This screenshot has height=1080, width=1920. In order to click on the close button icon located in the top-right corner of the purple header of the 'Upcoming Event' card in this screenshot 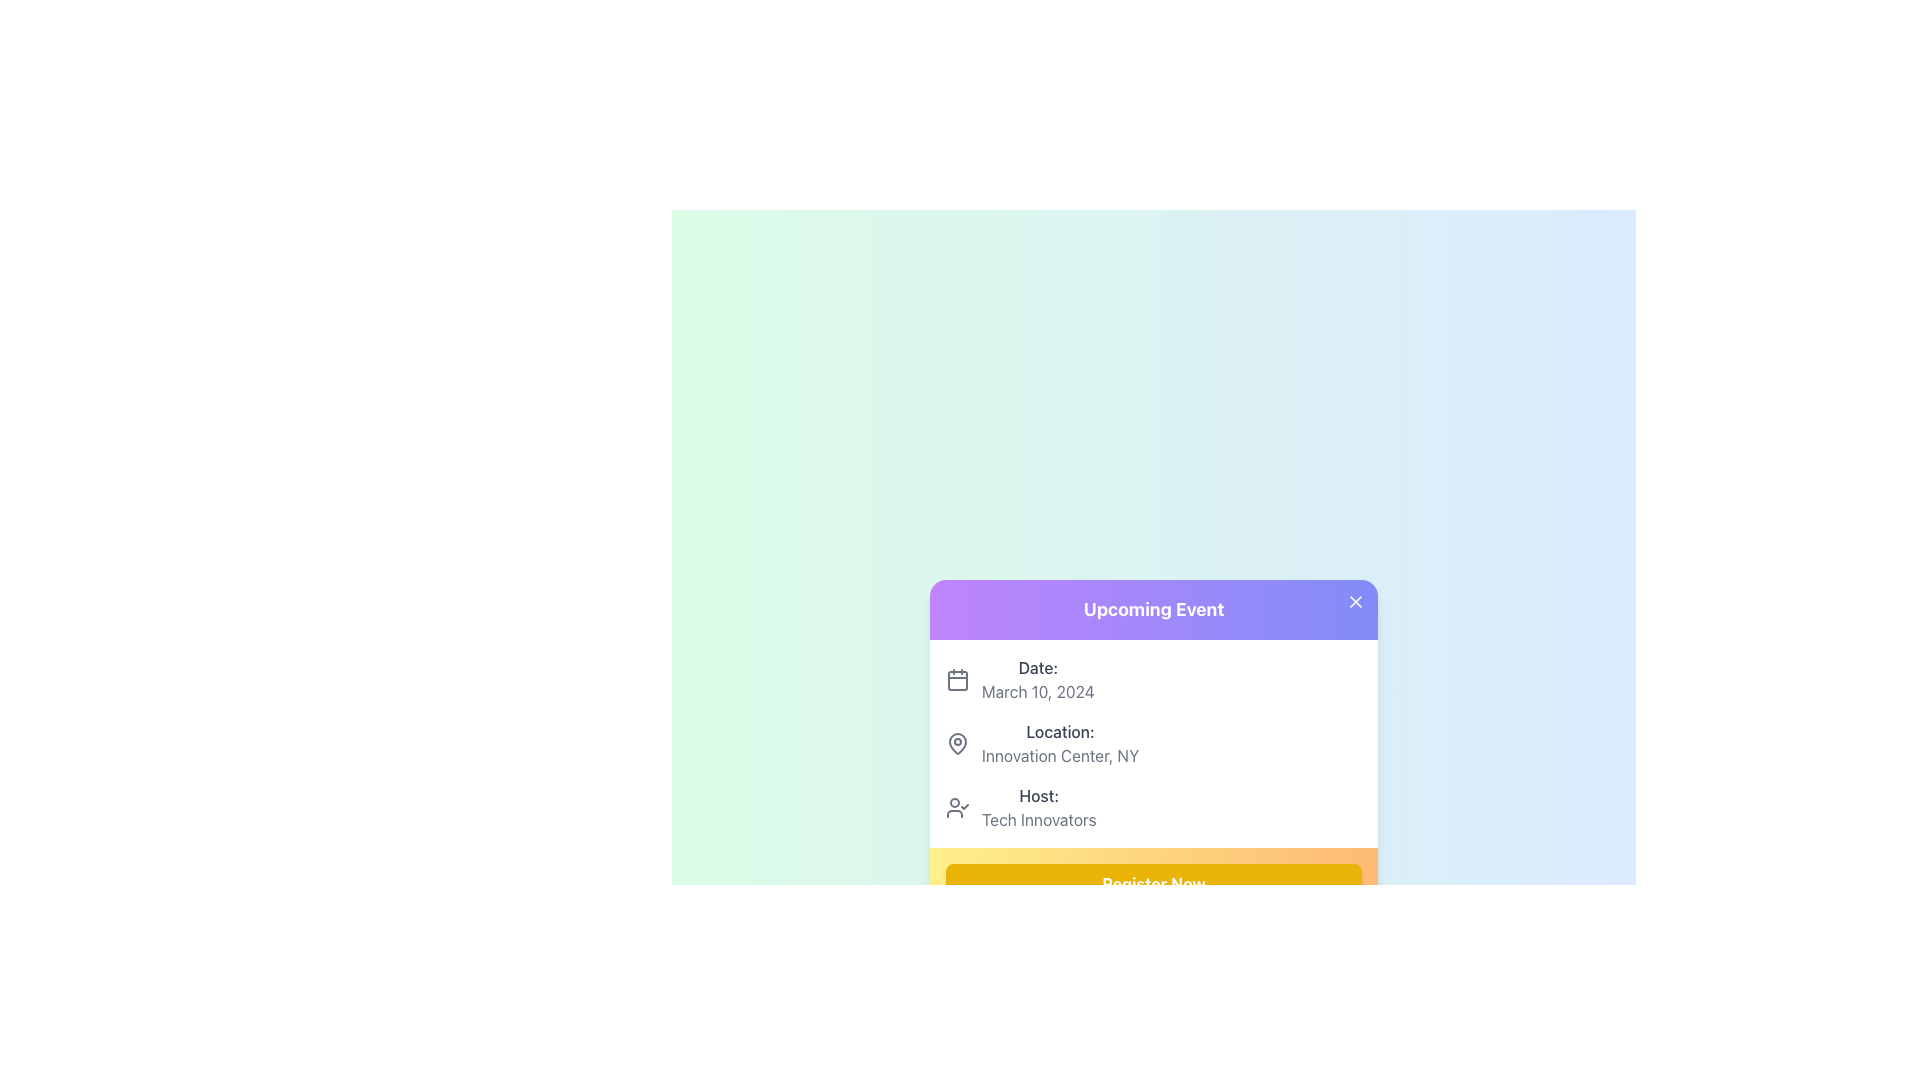, I will do `click(1356, 600)`.